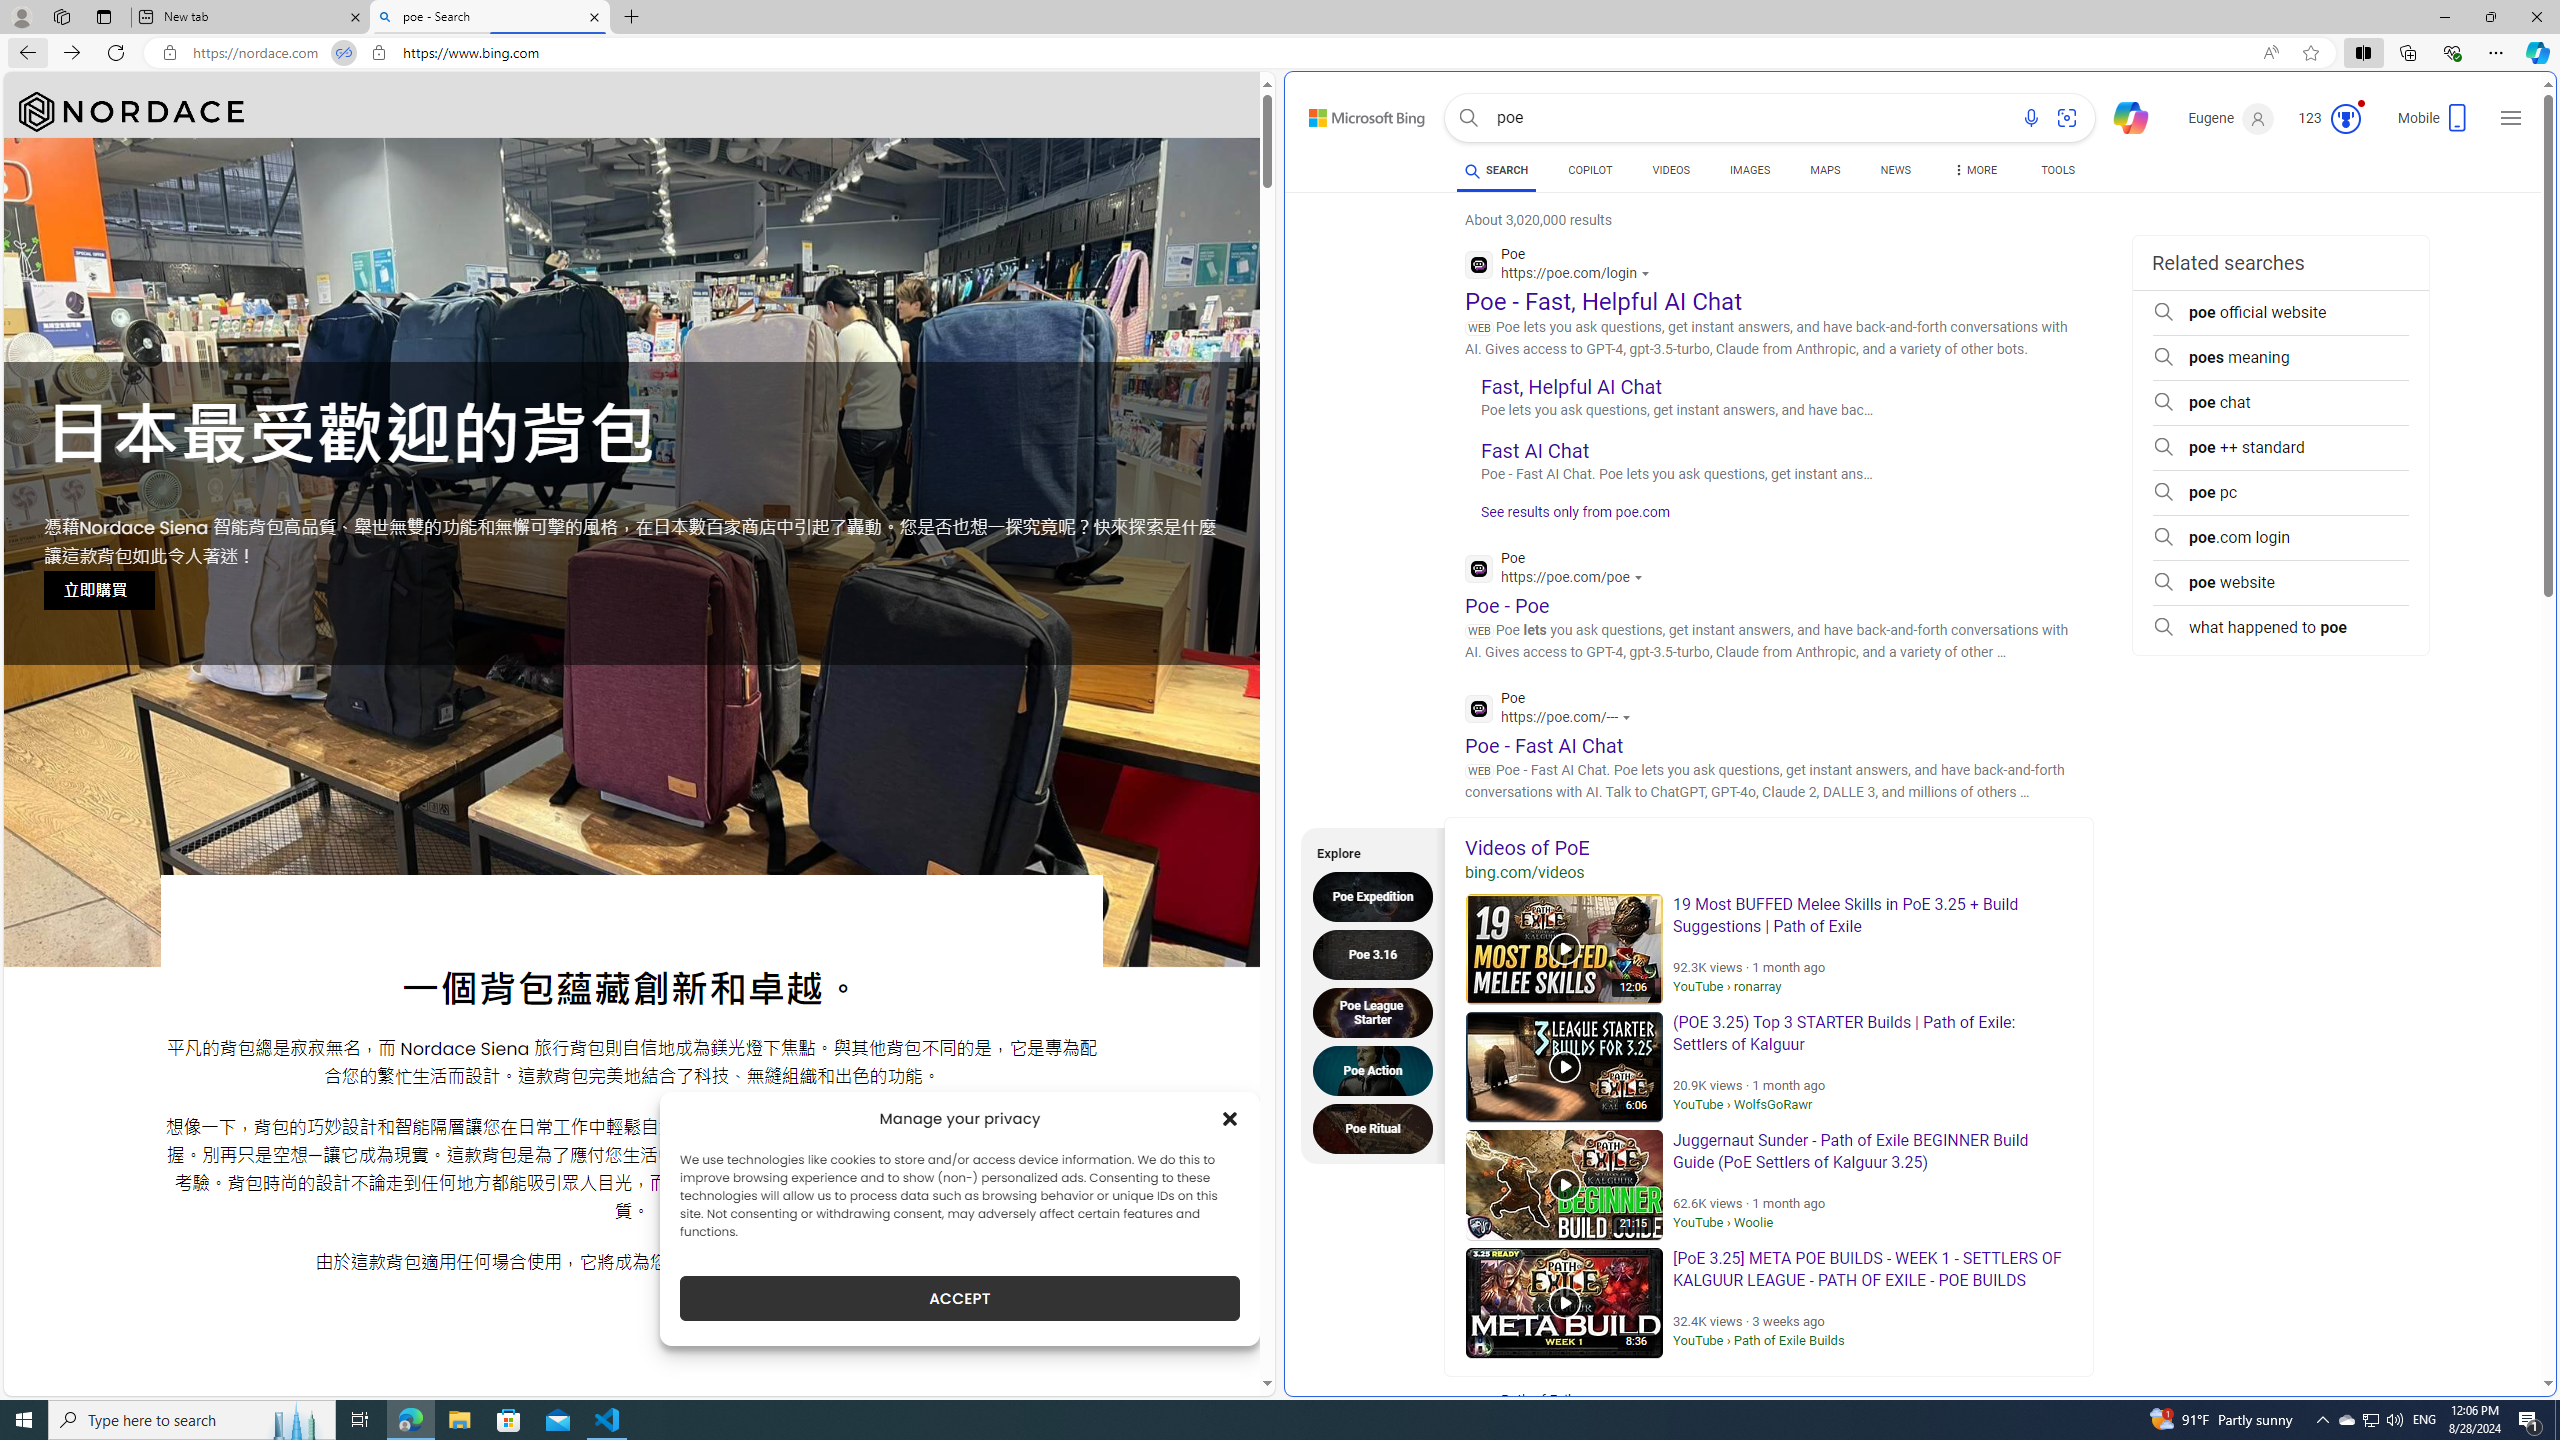 The width and height of the screenshot is (2560, 1440). I want to click on 'Poe 3.16', so click(1377, 953).